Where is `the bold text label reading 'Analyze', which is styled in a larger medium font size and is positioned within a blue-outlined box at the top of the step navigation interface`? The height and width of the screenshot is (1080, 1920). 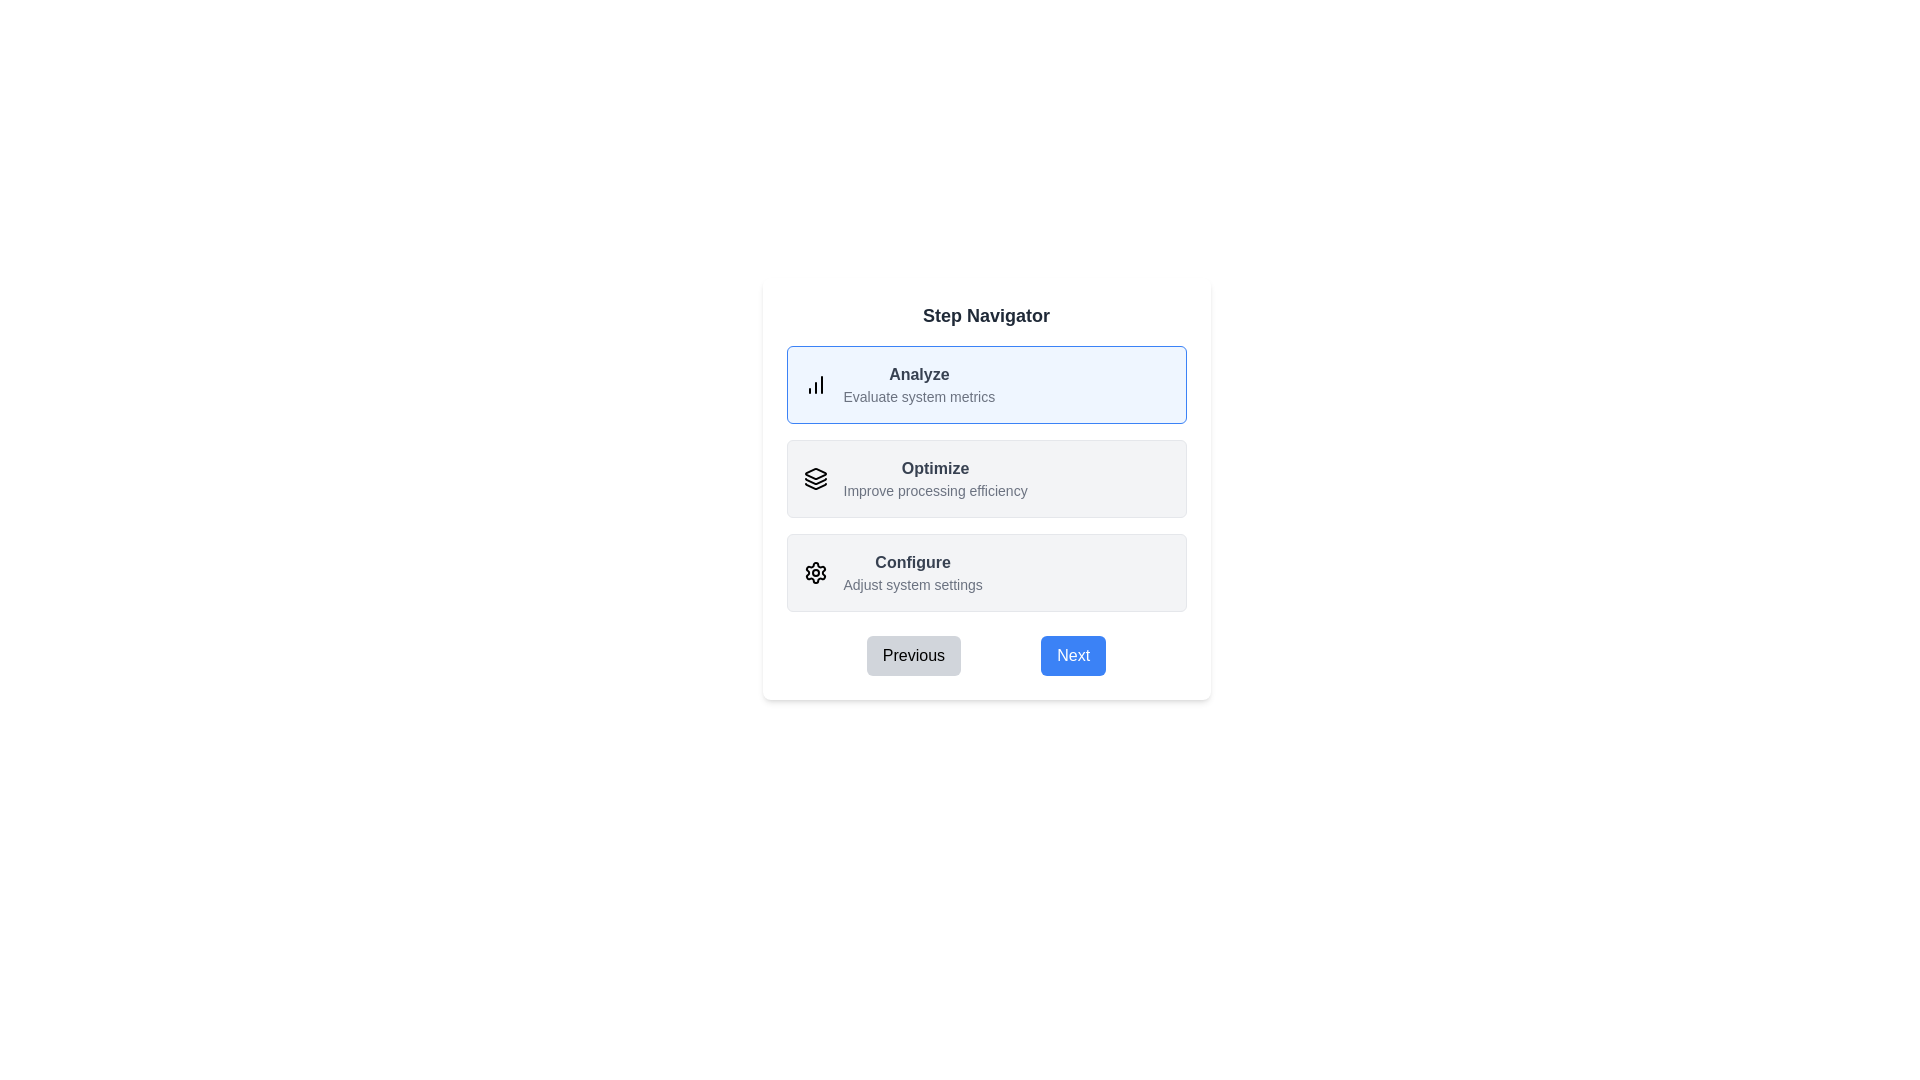
the bold text label reading 'Analyze', which is styled in a larger medium font size and is positioned within a blue-outlined box at the top of the step navigation interface is located at coordinates (918, 374).